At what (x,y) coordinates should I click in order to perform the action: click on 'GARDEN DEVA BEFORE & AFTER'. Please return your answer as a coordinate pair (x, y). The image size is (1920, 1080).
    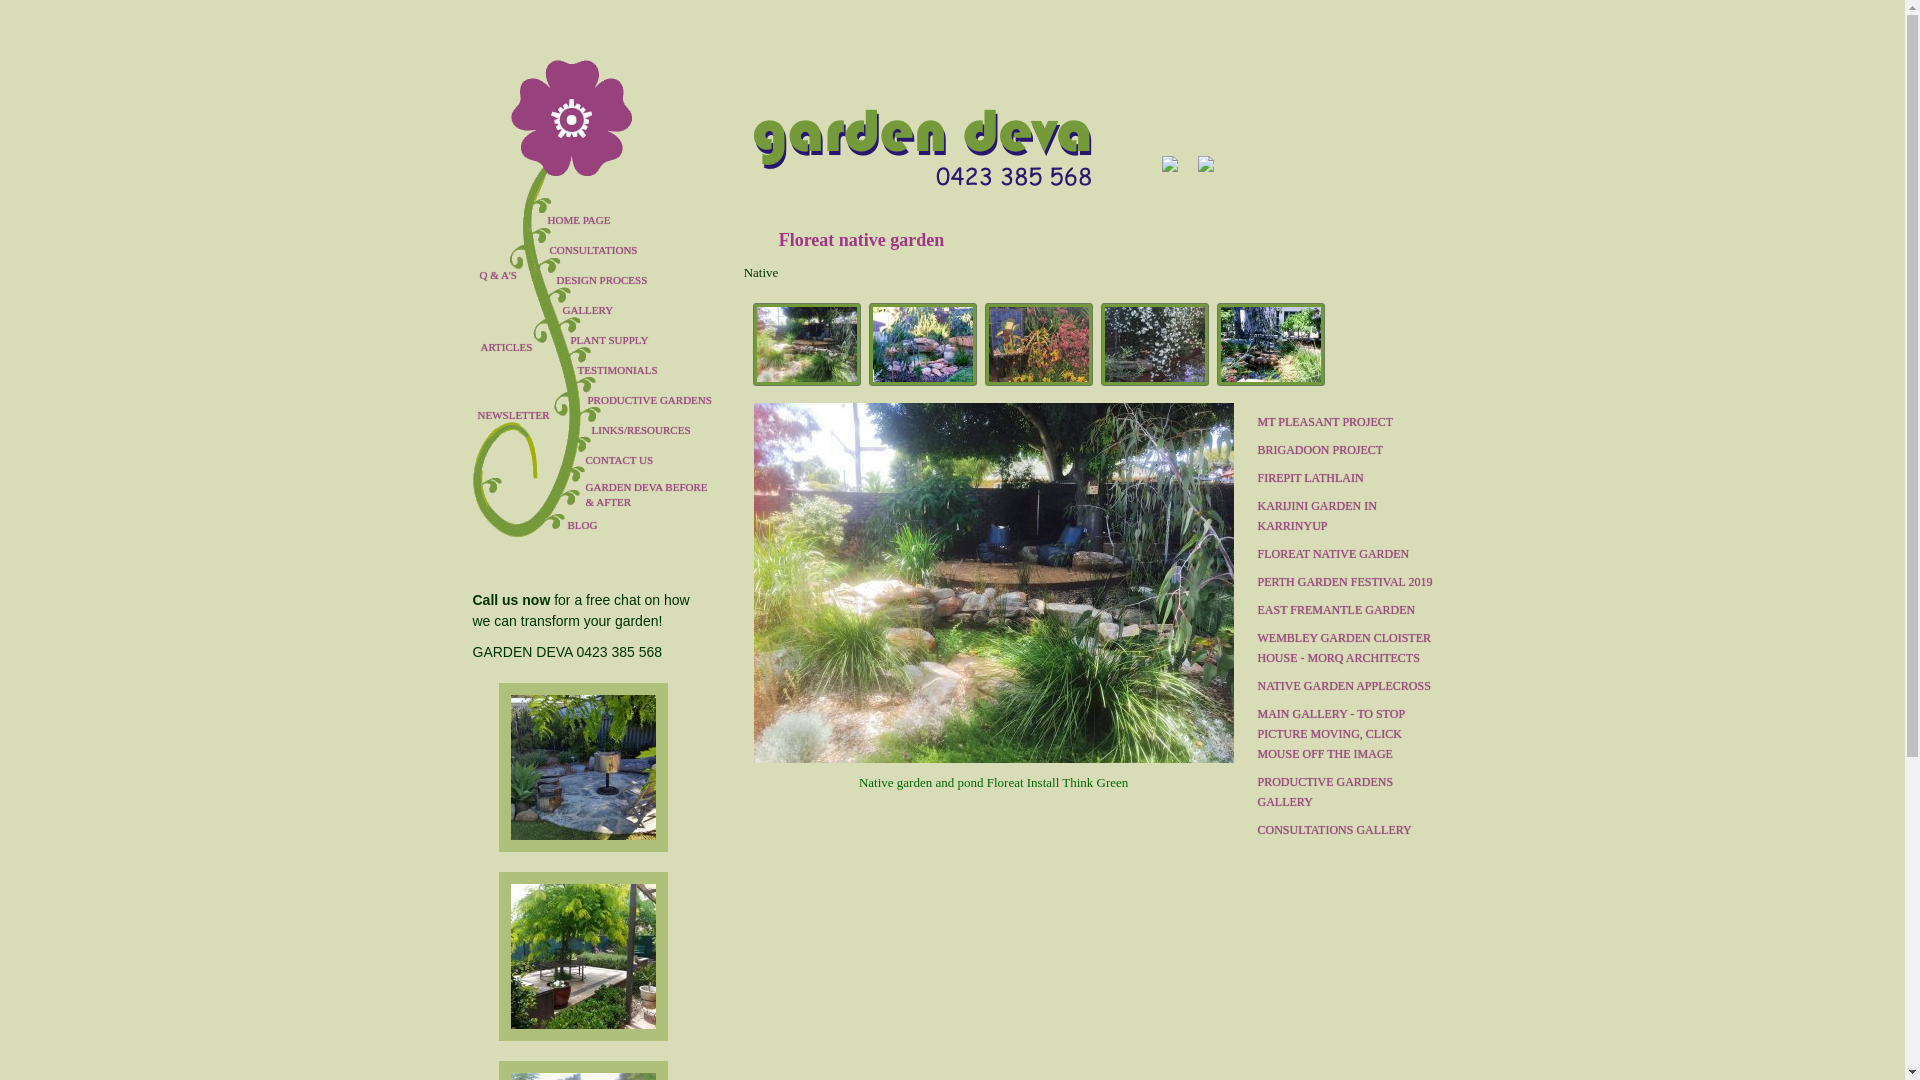
    Looking at the image, I should click on (584, 494).